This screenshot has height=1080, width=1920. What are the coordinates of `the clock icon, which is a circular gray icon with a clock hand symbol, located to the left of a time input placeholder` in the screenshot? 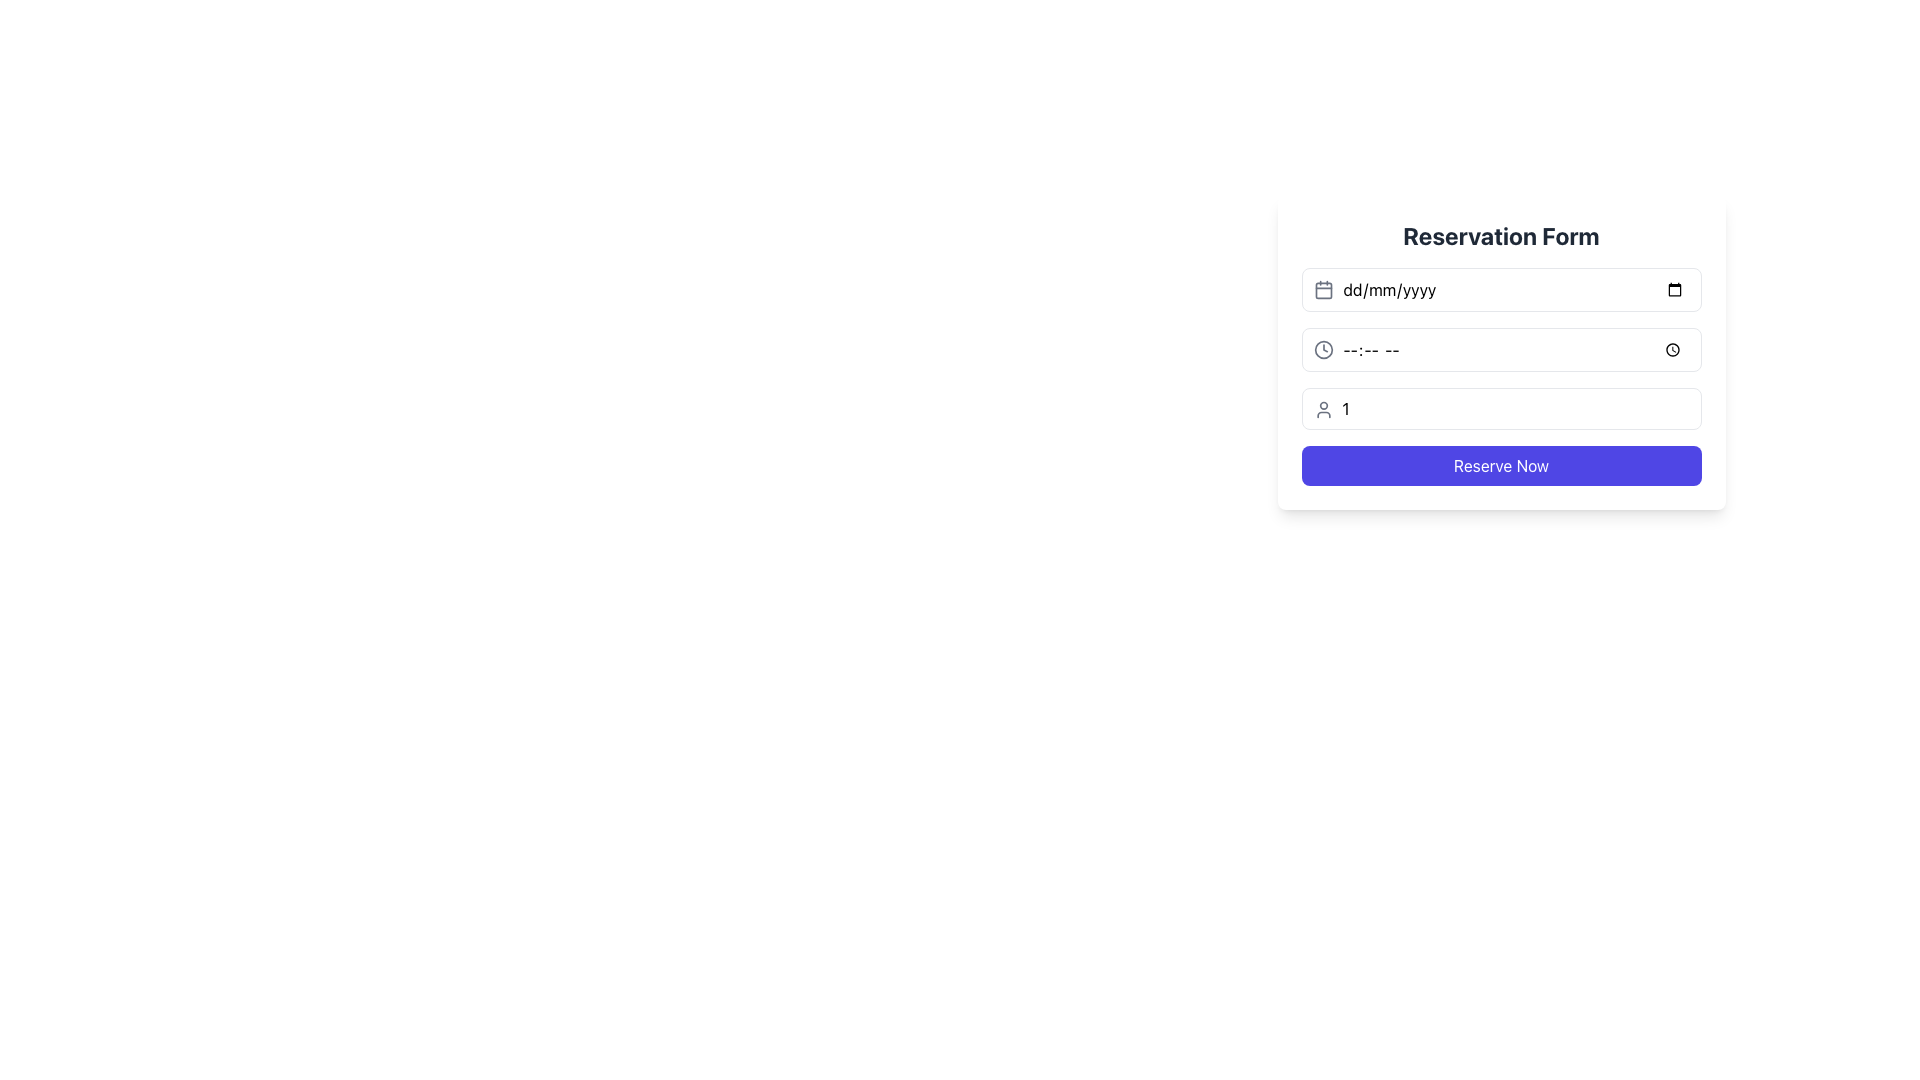 It's located at (1323, 349).